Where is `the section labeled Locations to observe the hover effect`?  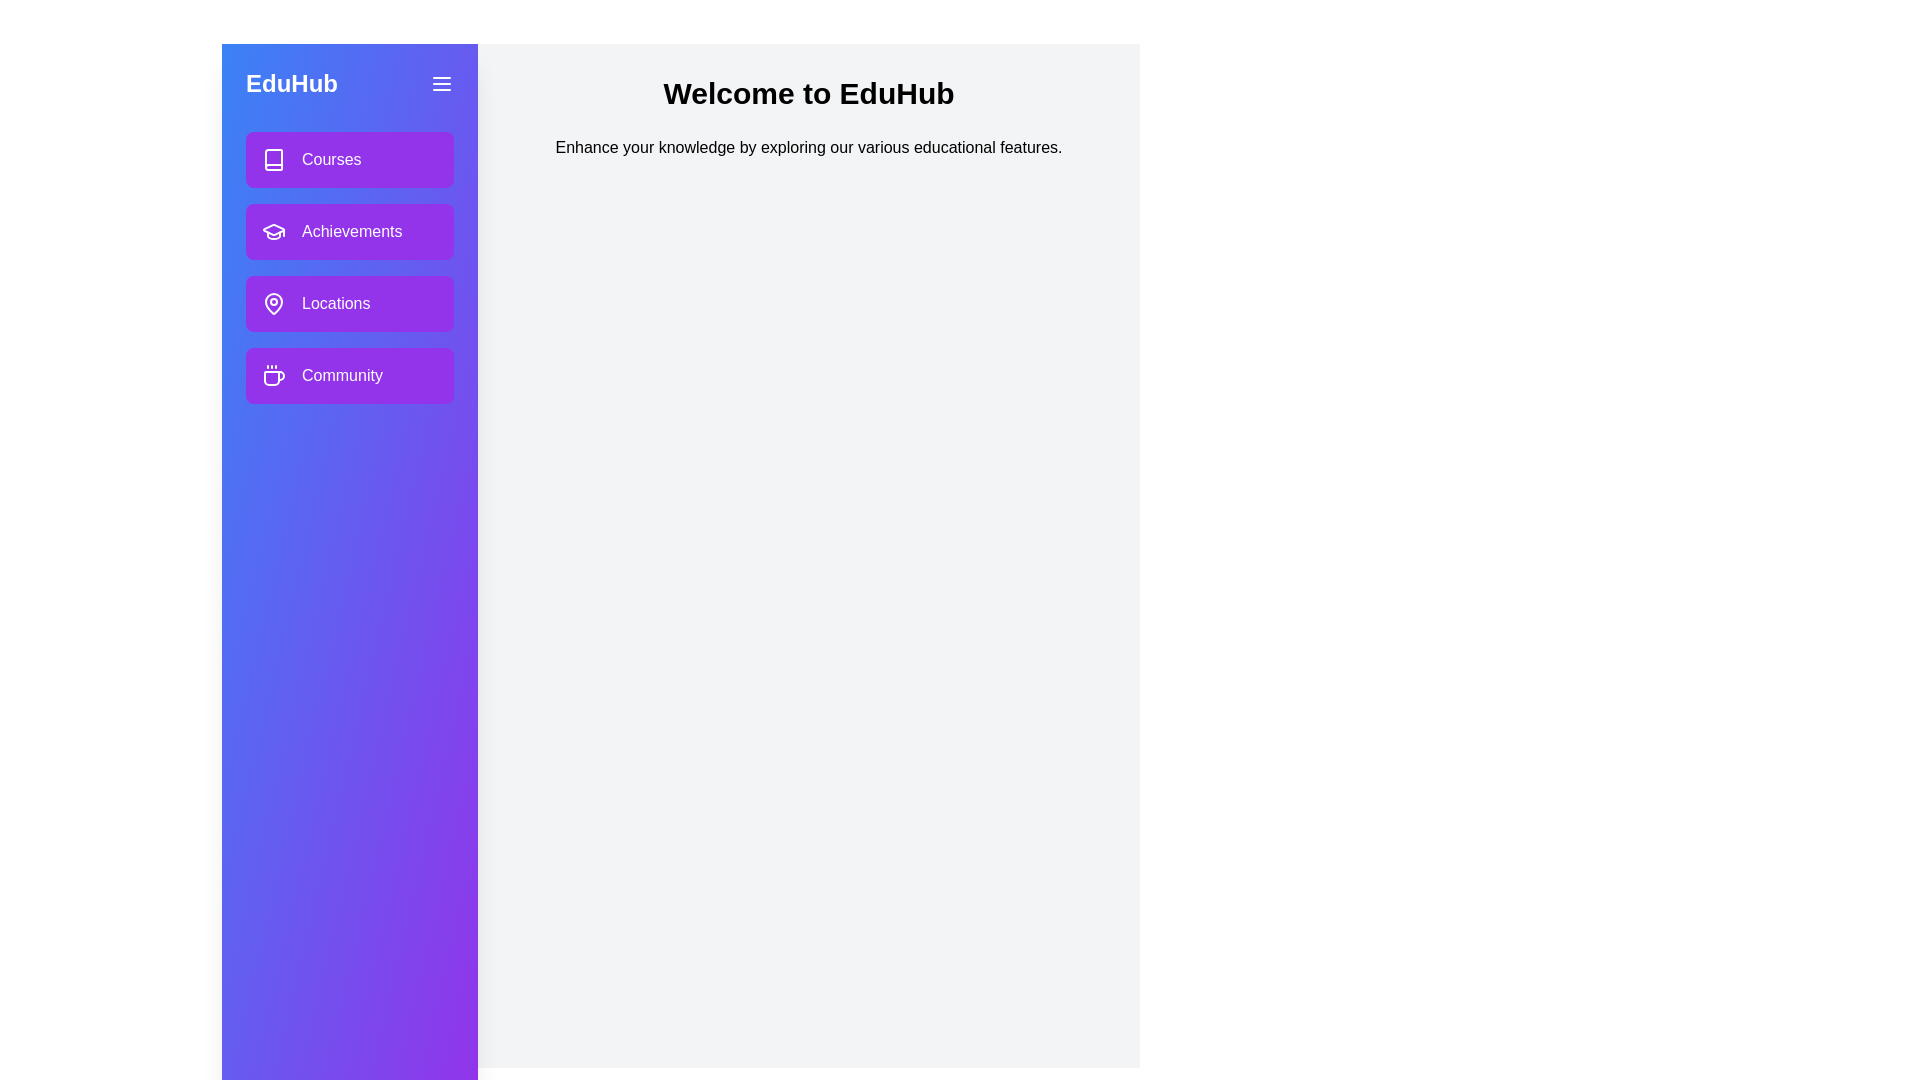
the section labeled Locations to observe the hover effect is located at coordinates (350, 304).